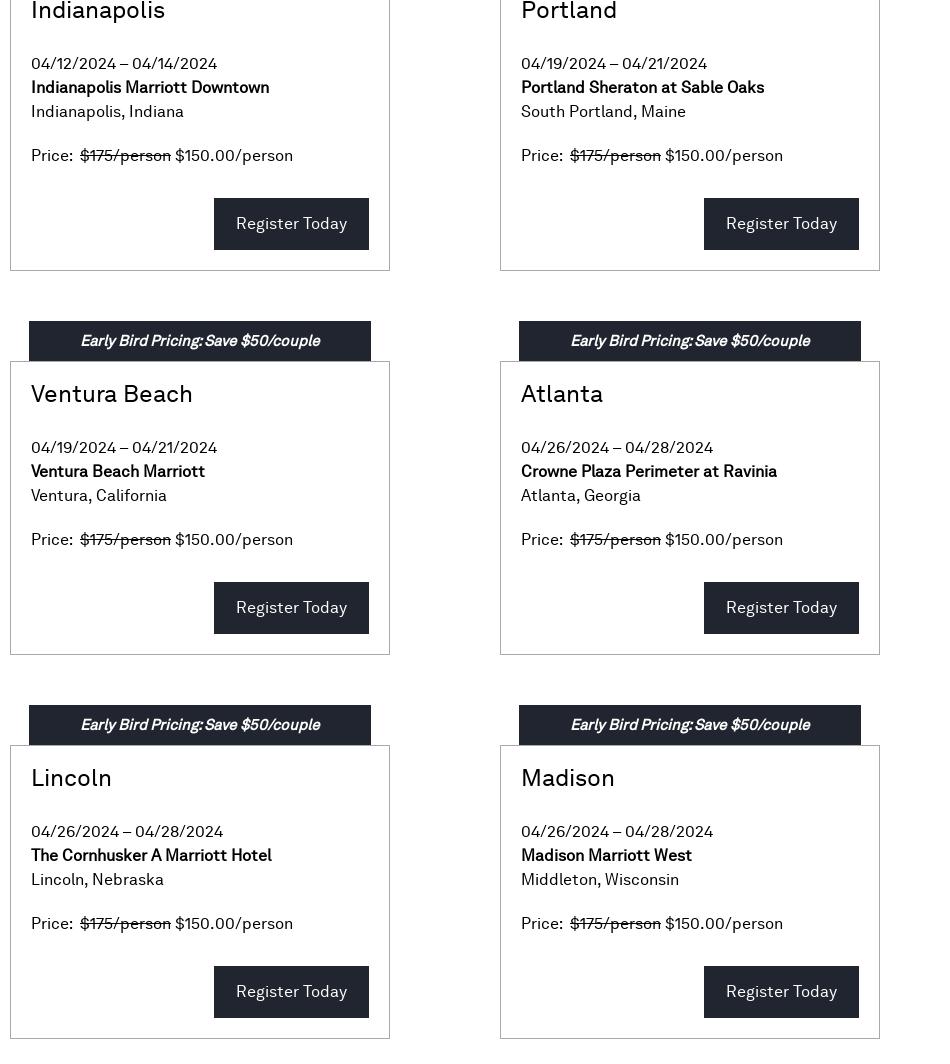 This screenshot has width=950, height=1064. Describe the element at coordinates (73, 63) in the screenshot. I see `'04/12/2024'` at that location.